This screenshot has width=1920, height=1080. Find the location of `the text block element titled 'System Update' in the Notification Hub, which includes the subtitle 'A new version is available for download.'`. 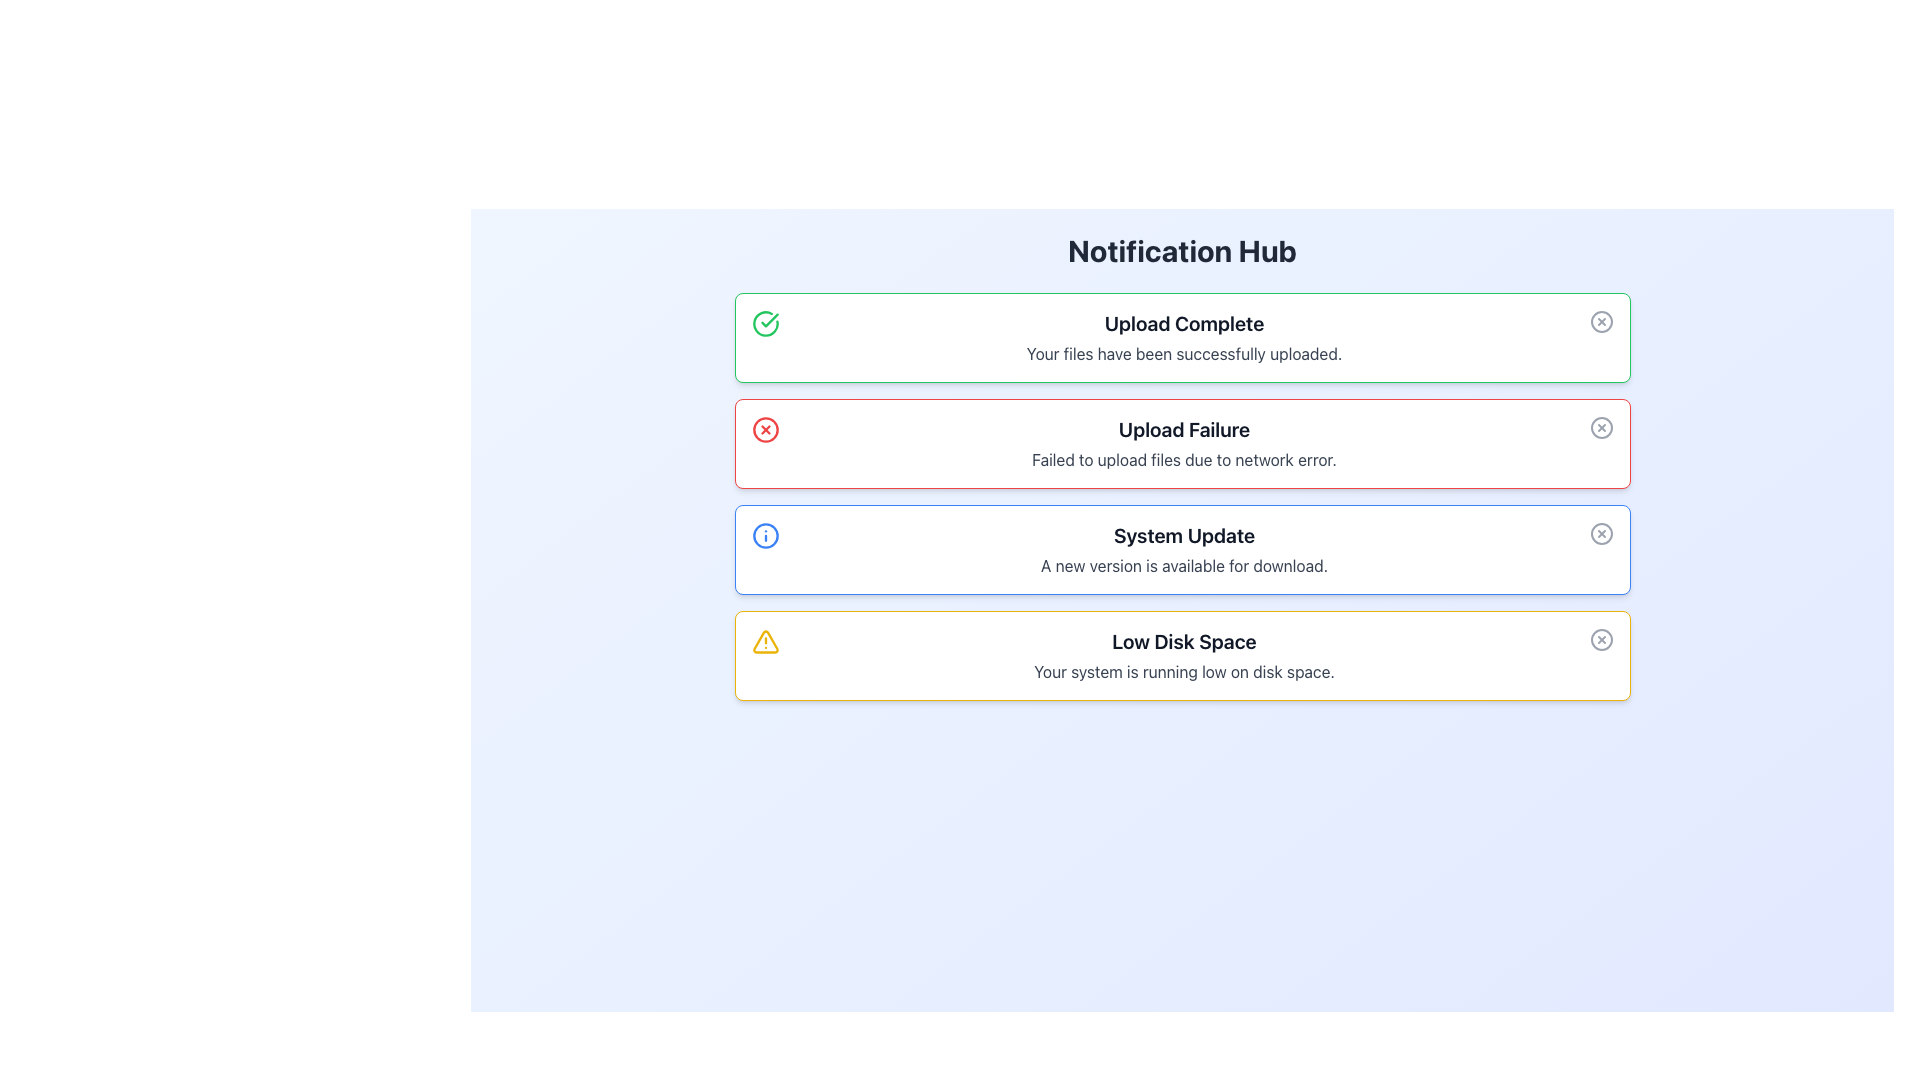

the text block element titled 'System Update' in the Notification Hub, which includes the subtitle 'A new version is available for download.' is located at coordinates (1184, 550).